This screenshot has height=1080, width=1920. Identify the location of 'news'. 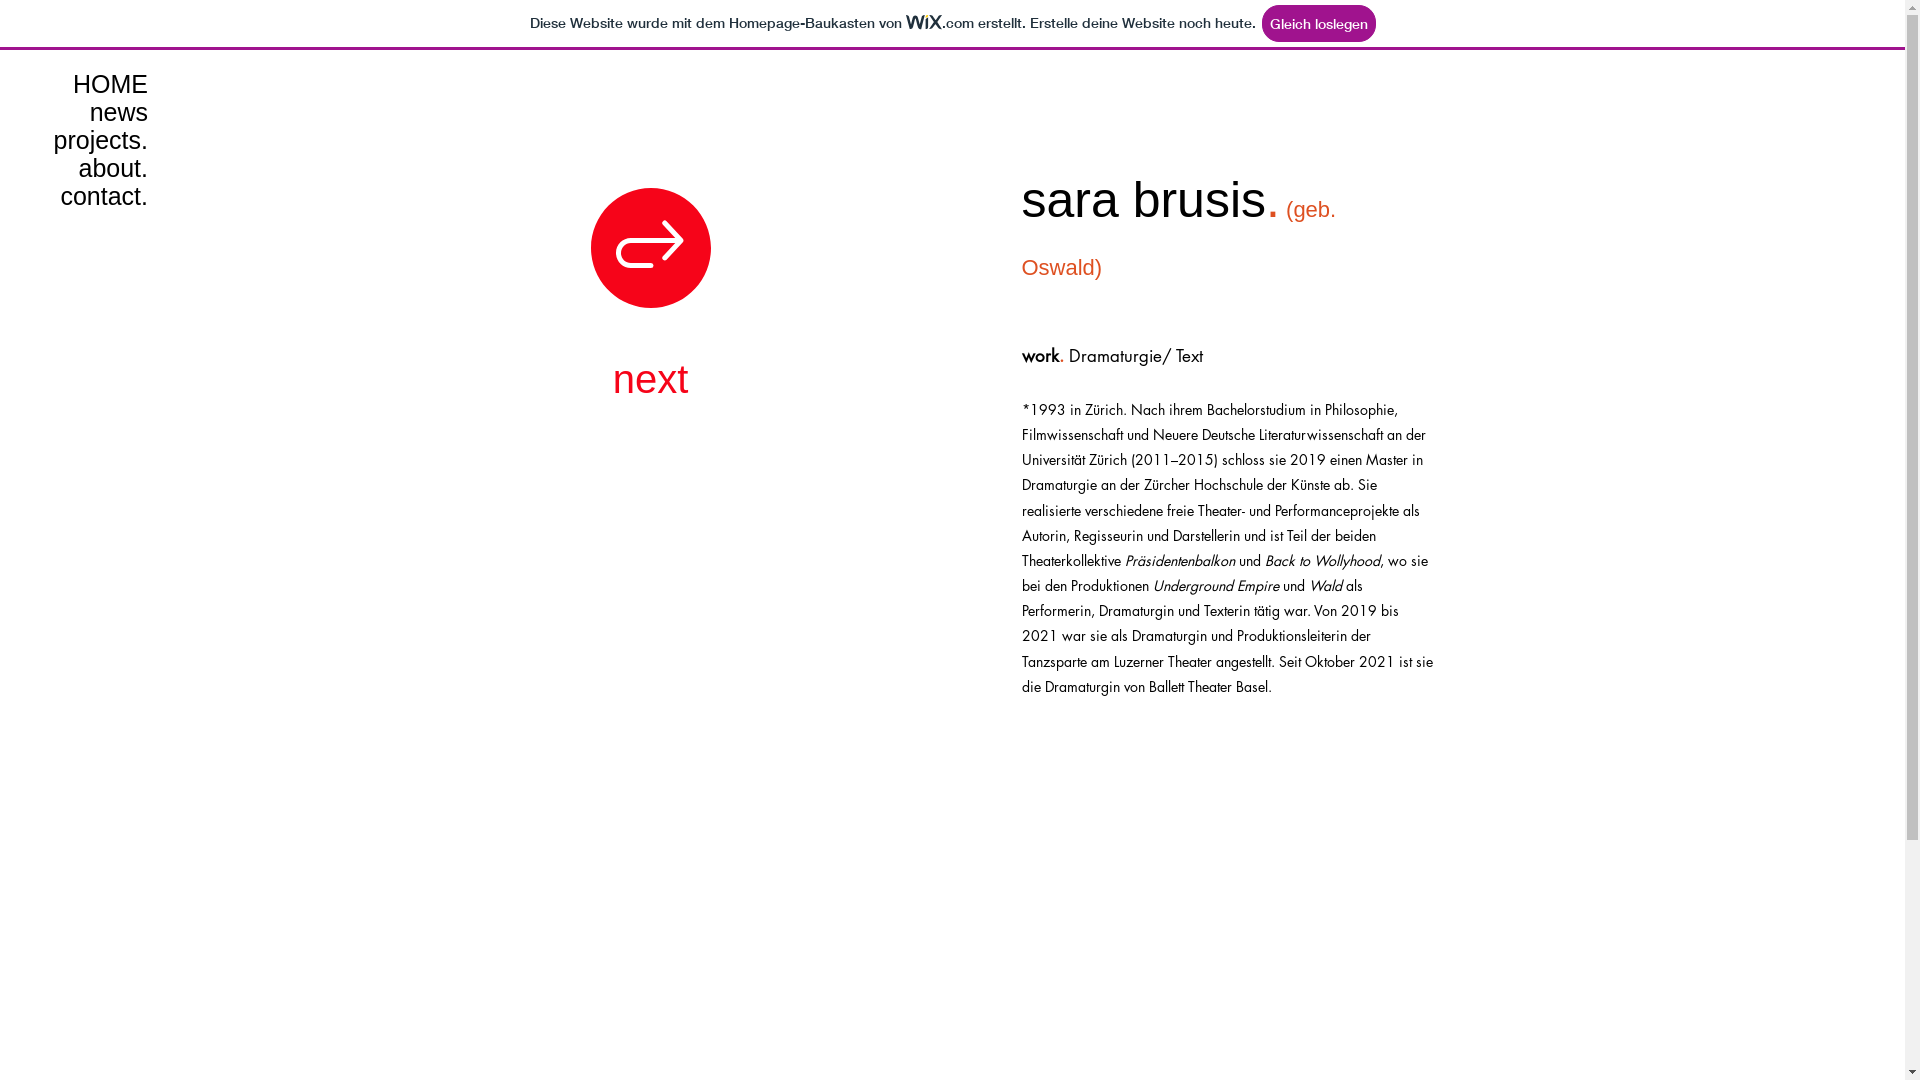
(83, 111).